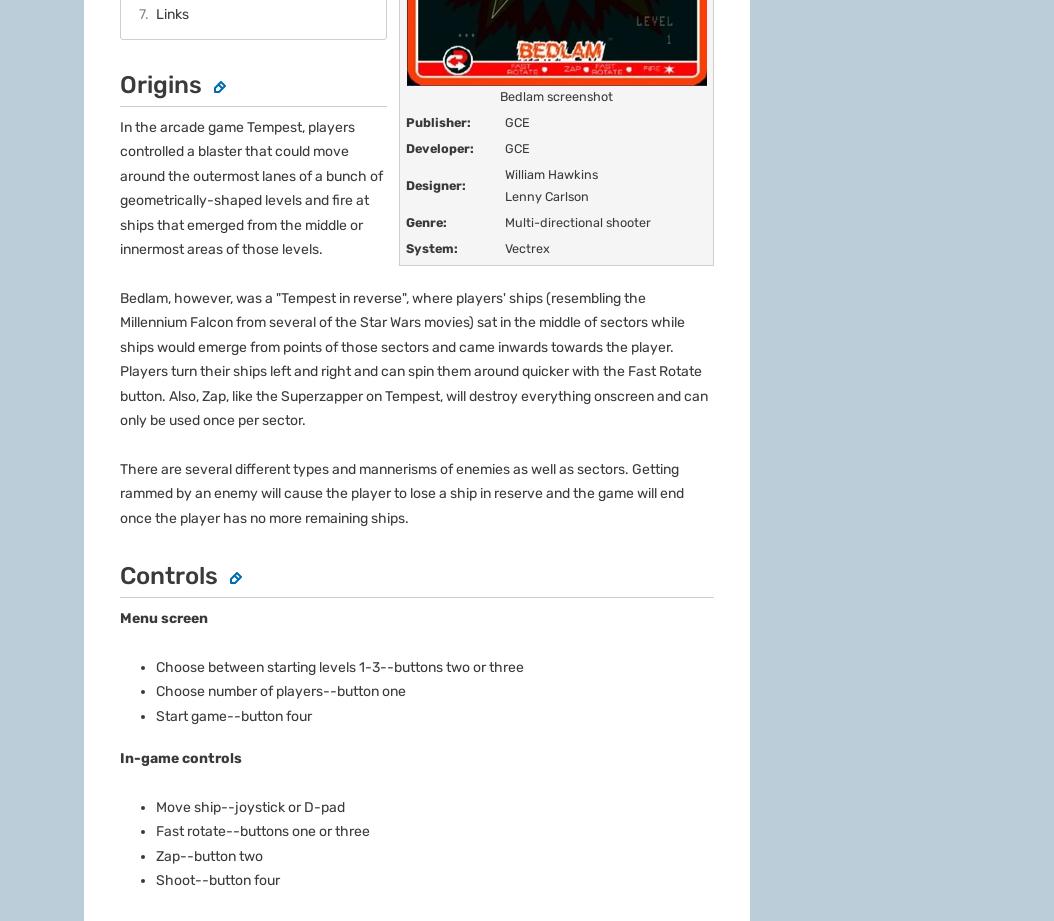  I want to click on 'Media Kit', so click(83, 756).